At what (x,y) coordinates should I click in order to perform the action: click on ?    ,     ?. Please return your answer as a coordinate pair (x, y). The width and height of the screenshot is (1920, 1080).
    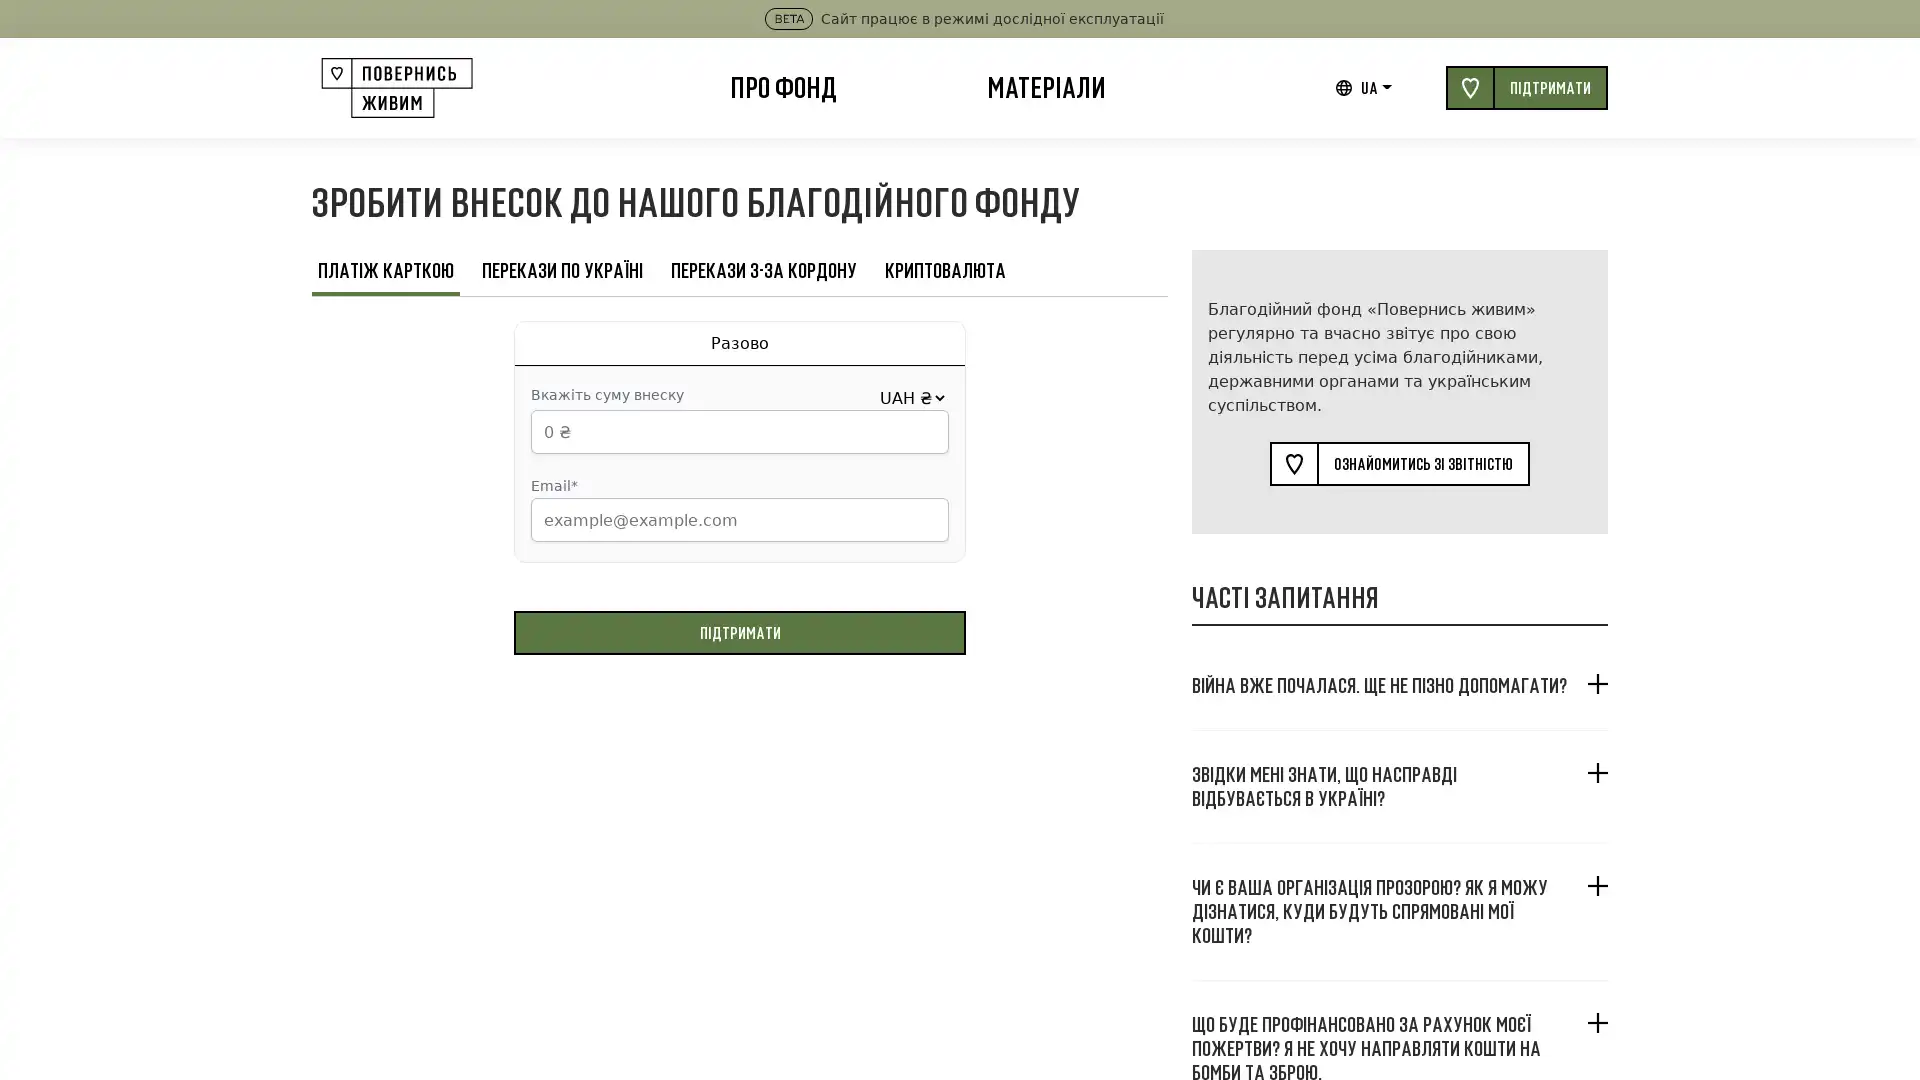
    Looking at the image, I should click on (1399, 910).